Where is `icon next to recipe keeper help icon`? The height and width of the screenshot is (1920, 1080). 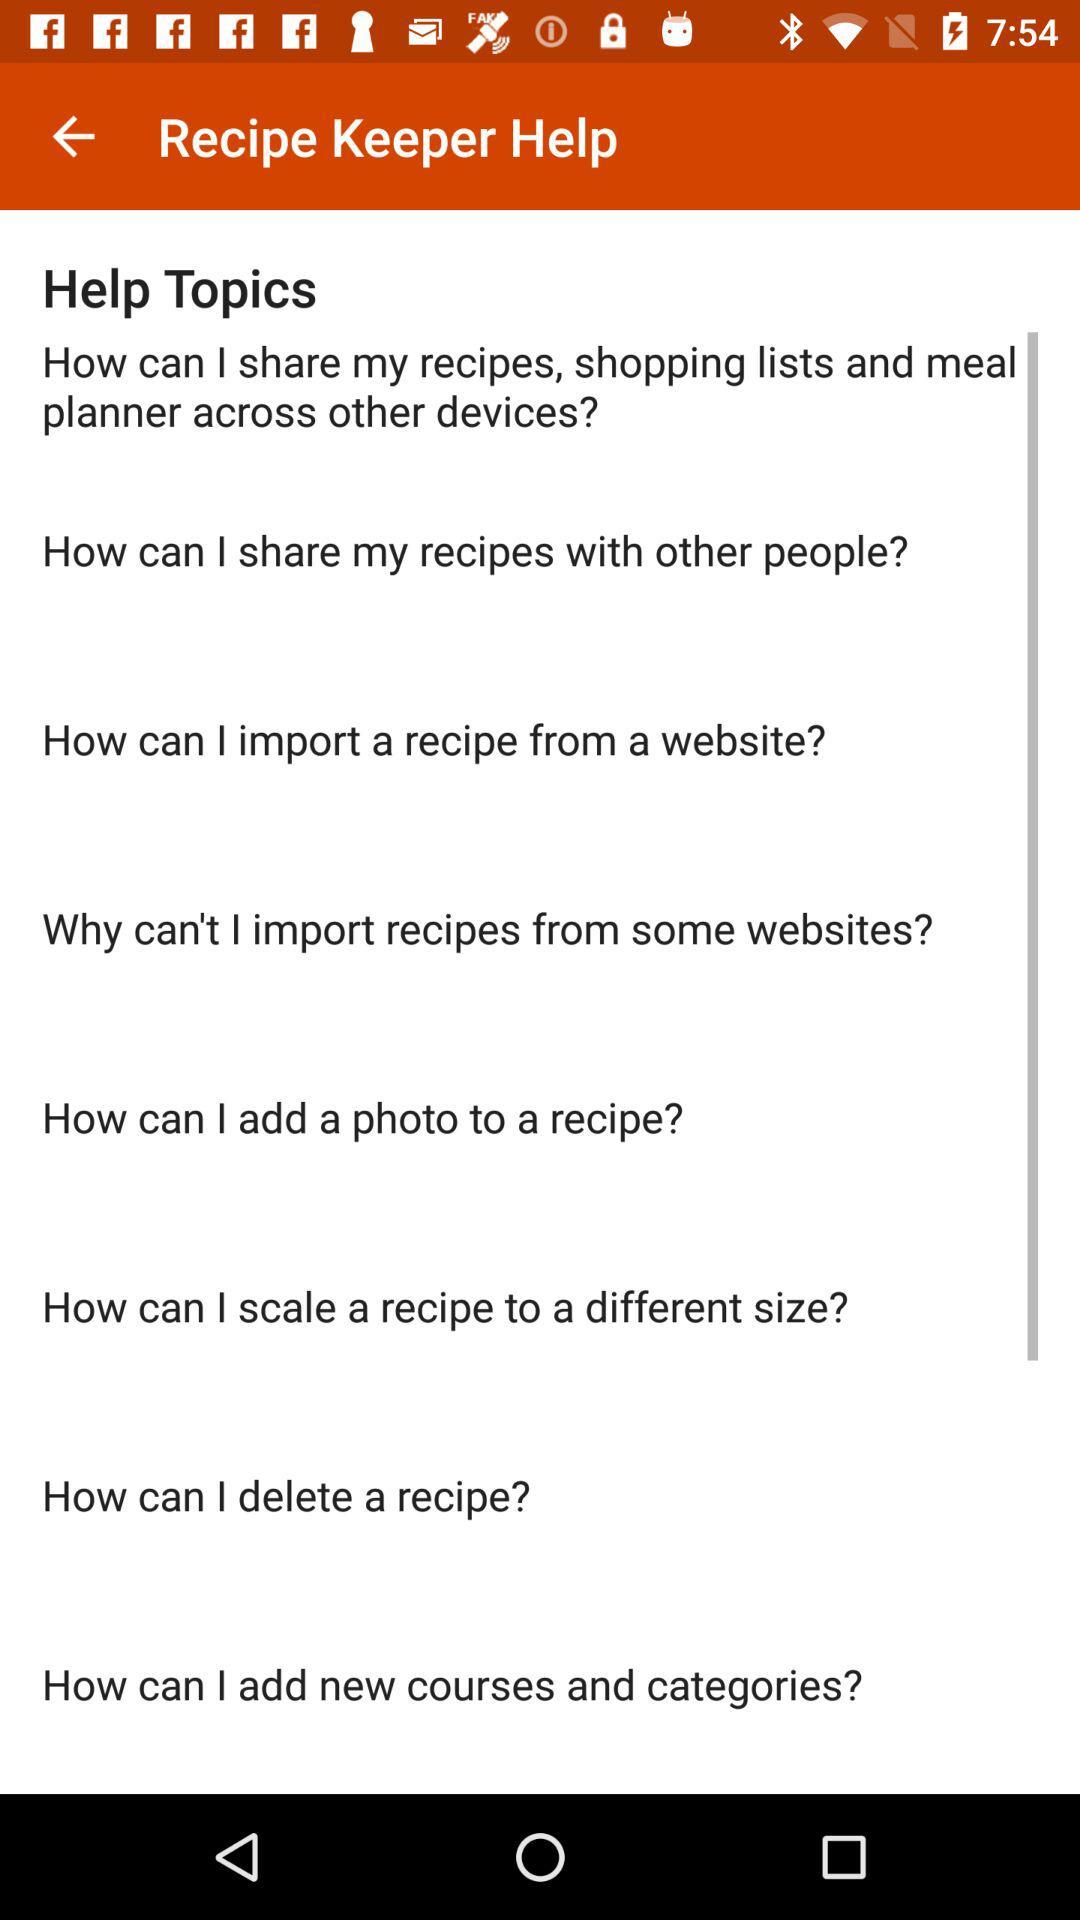
icon next to recipe keeper help icon is located at coordinates (72, 135).